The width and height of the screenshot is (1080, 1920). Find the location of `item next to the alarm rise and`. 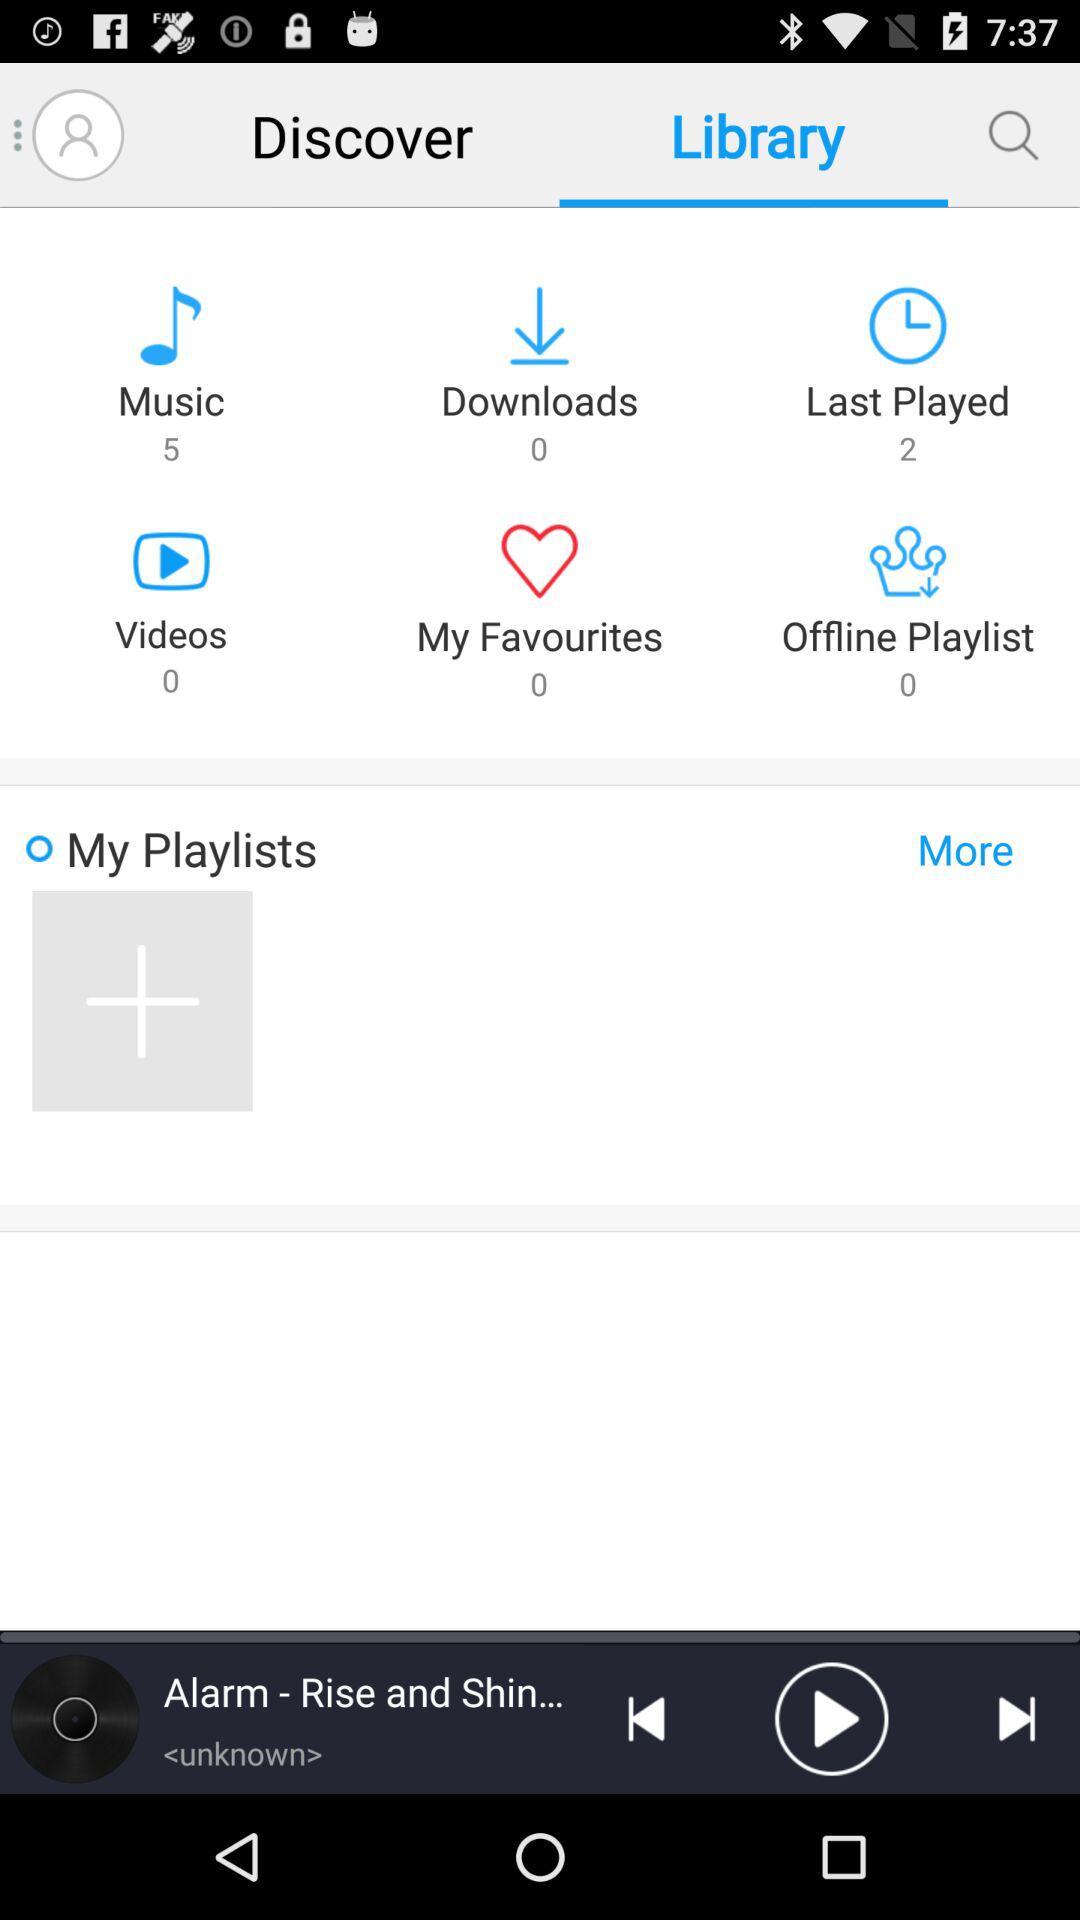

item next to the alarm rise and is located at coordinates (646, 1717).